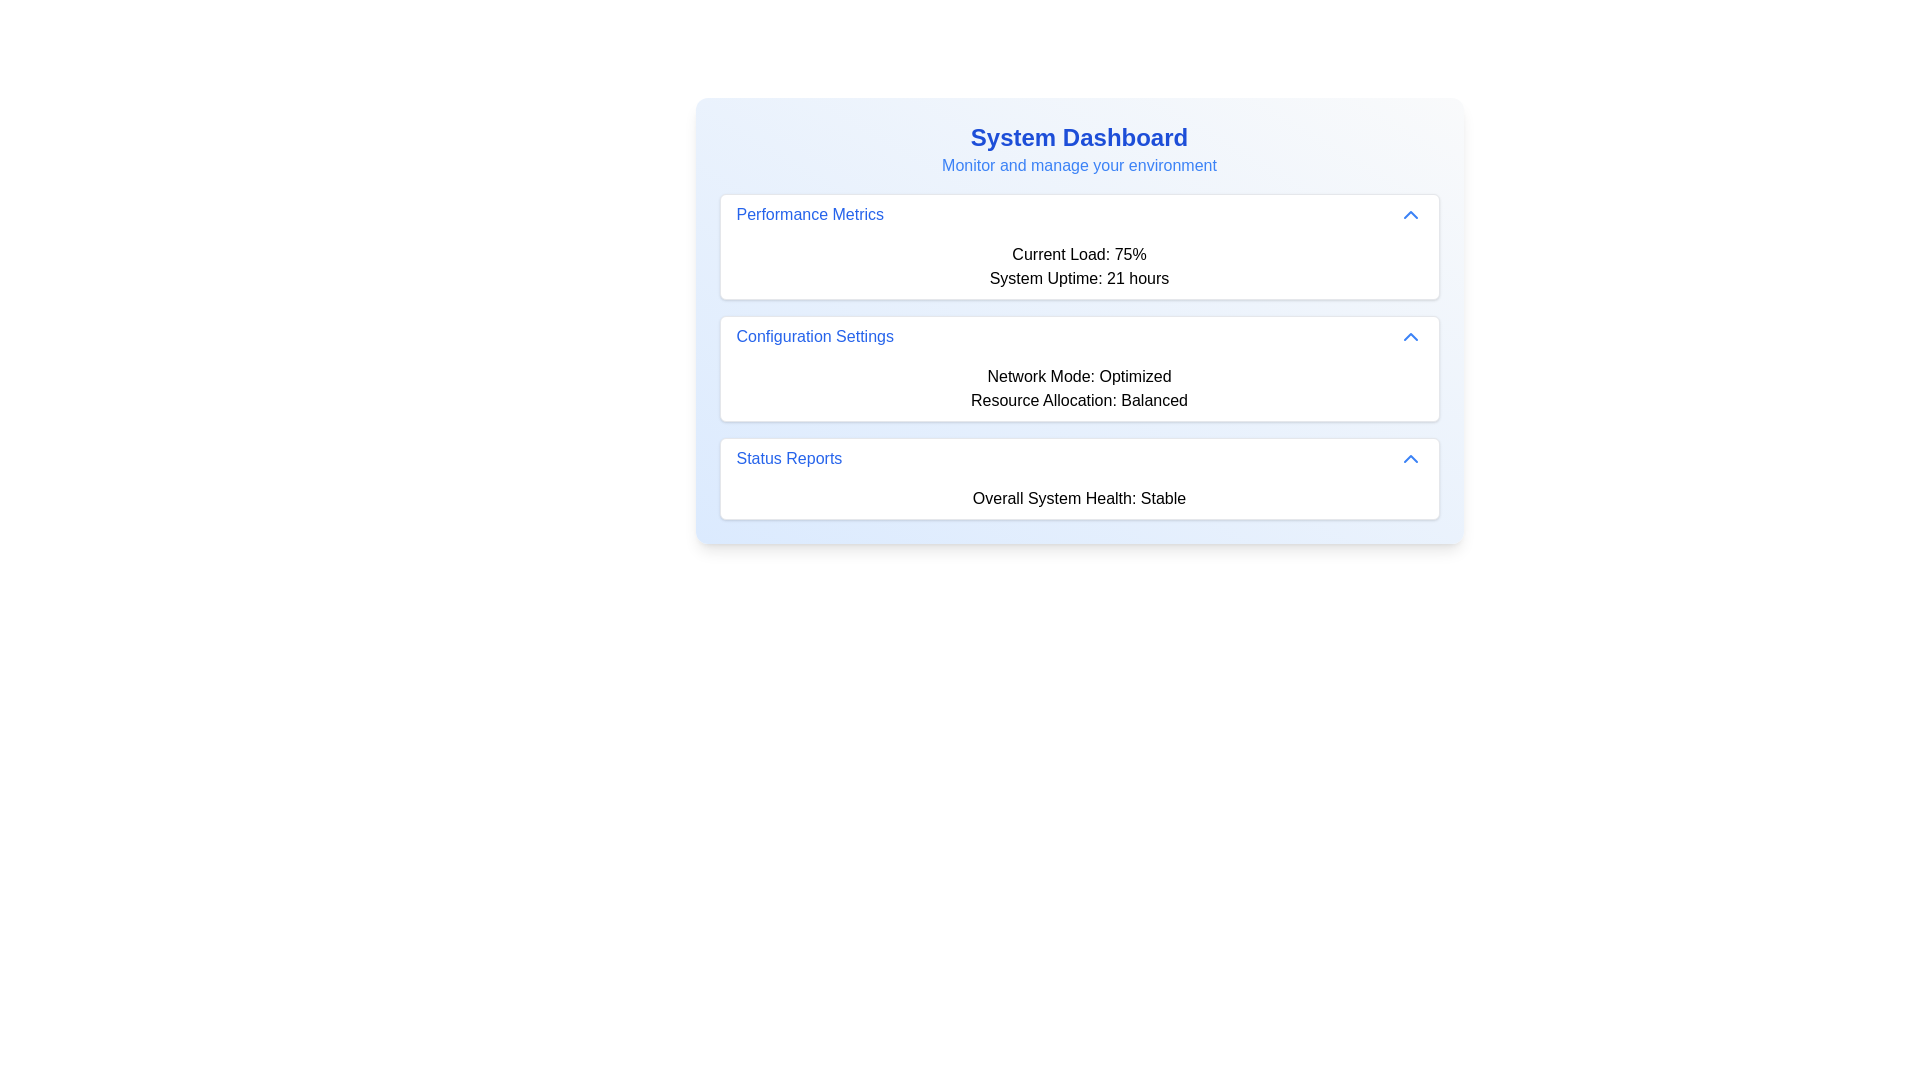  Describe the element at coordinates (1078, 377) in the screenshot. I see `the static text label displaying 'Network Mode: Optimized' located in the 'Configuration Settings' section` at that location.